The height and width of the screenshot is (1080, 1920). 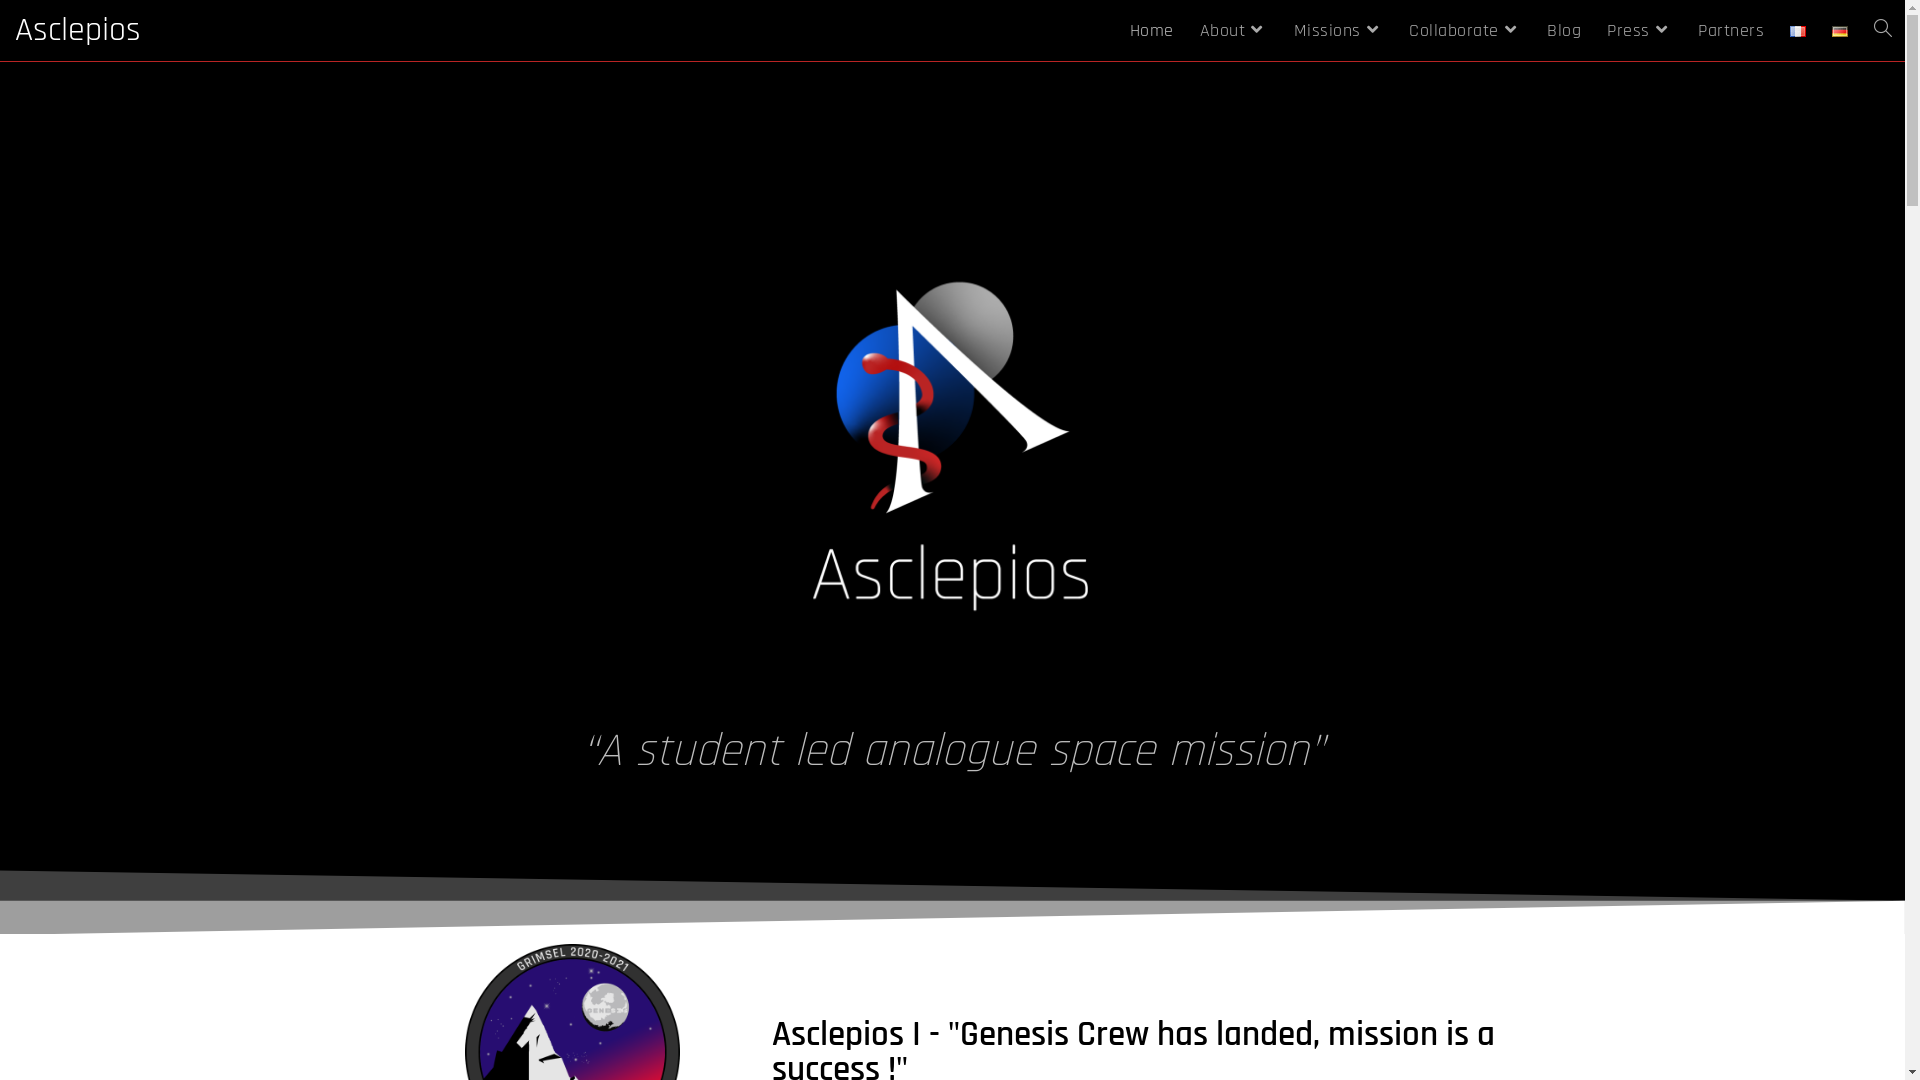 I want to click on 'Missions', so click(x=1338, y=30).